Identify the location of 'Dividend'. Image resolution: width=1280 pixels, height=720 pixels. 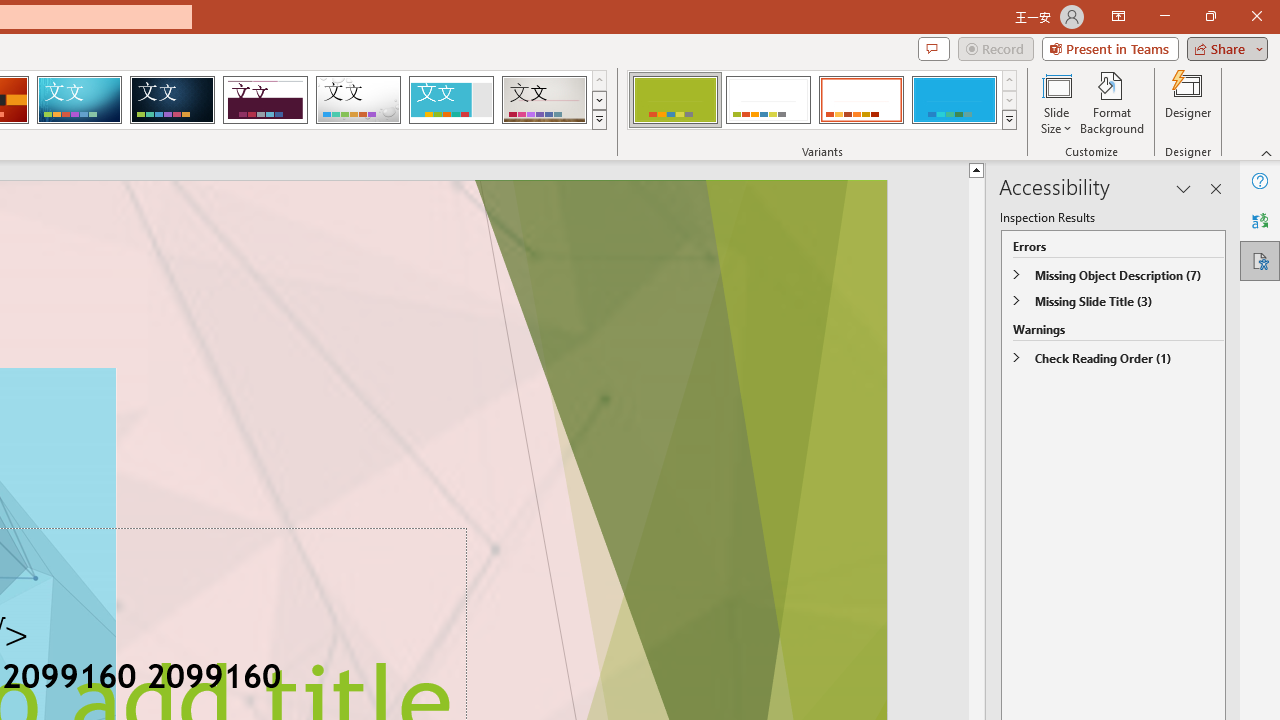
(264, 100).